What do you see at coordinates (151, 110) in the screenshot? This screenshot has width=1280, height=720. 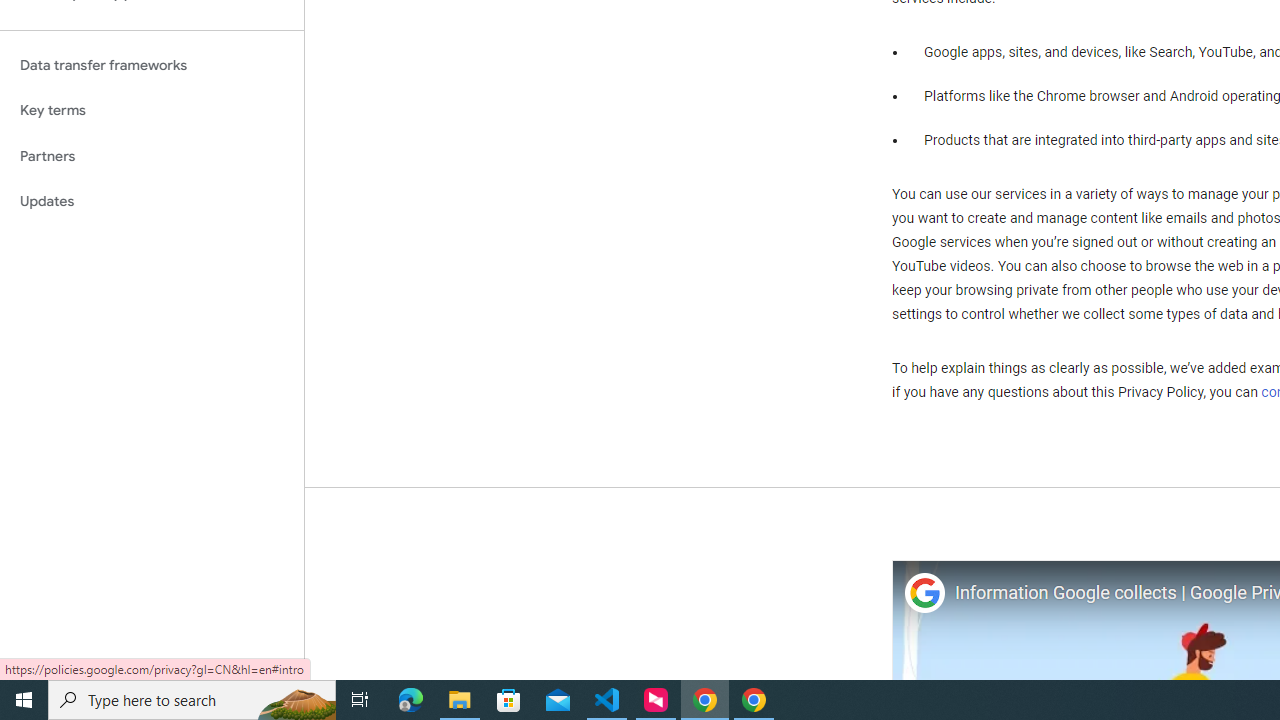 I see `'Key terms'` at bounding box center [151, 110].